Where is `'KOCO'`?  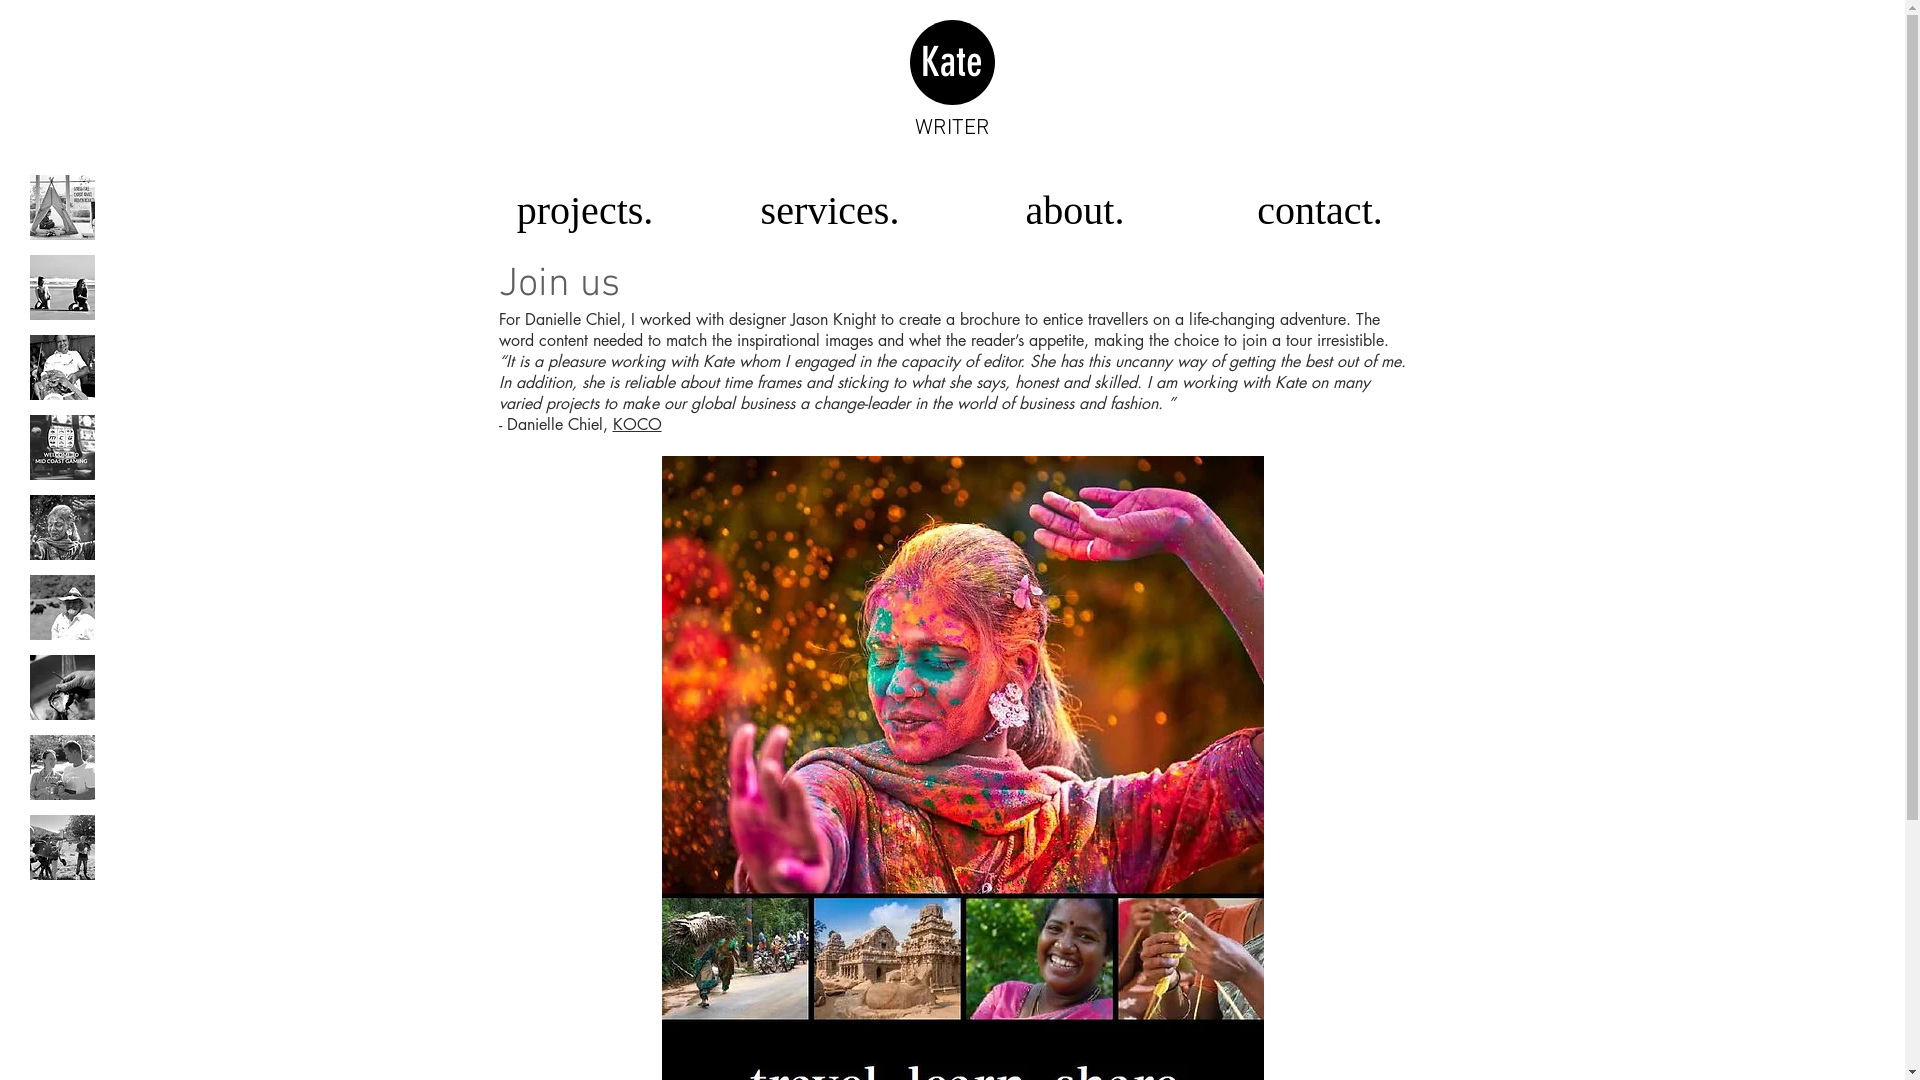
'KOCO' is located at coordinates (635, 423).